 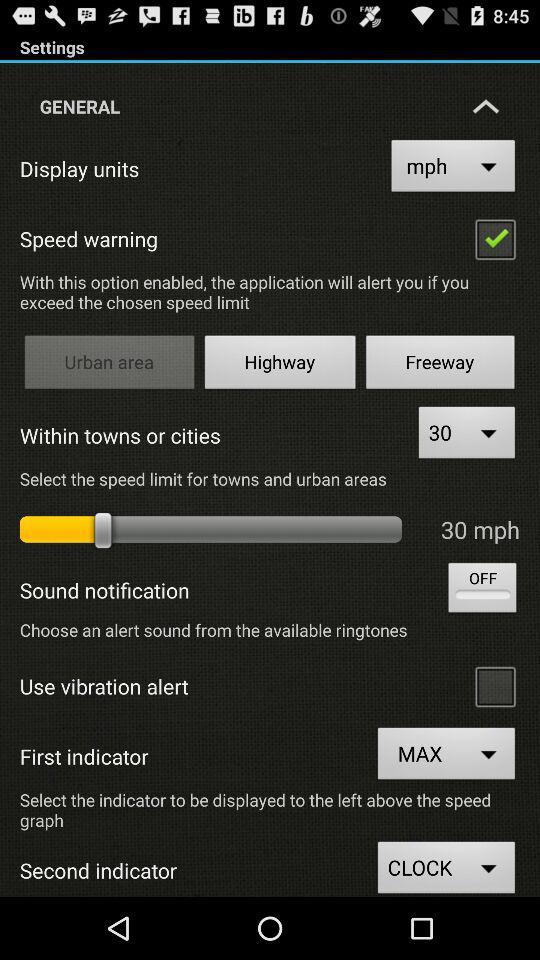 What do you see at coordinates (494, 238) in the screenshot?
I see `deselect an item` at bounding box center [494, 238].